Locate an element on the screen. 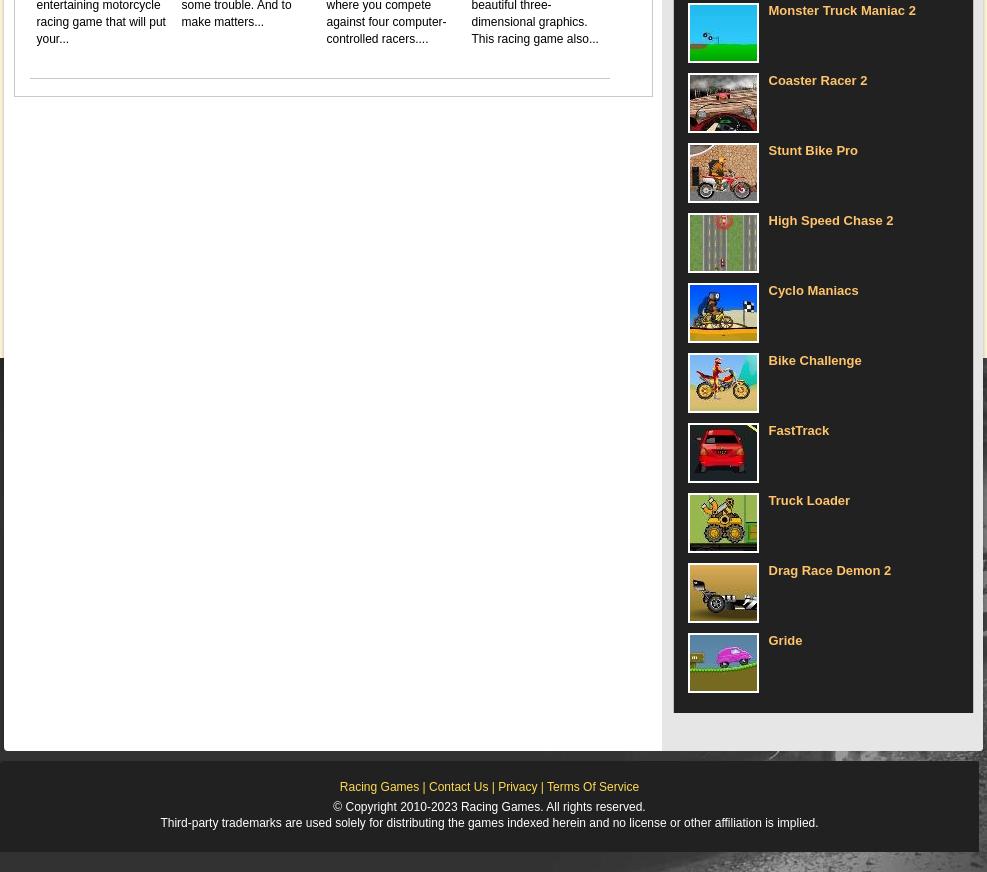  'Terms Of Service' is located at coordinates (591, 786).